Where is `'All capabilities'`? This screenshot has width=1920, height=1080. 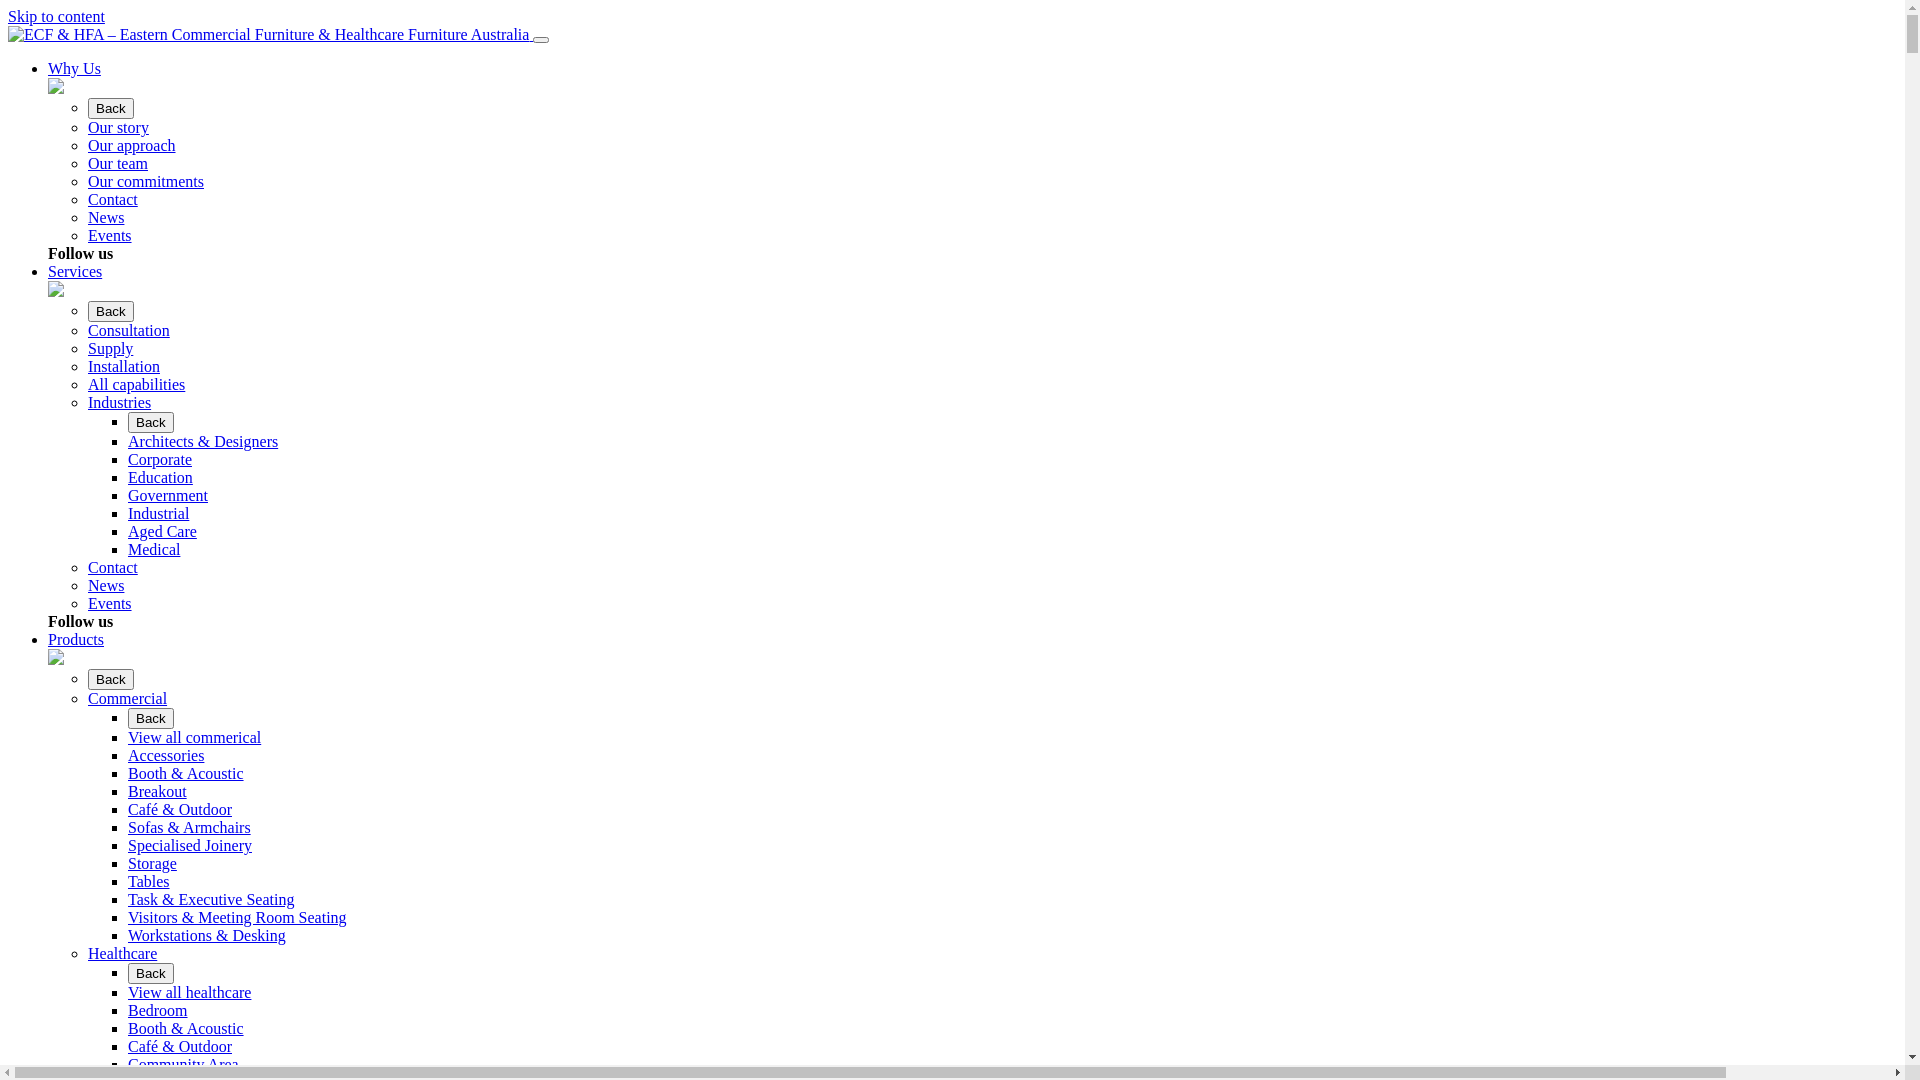
'All capabilities' is located at coordinates (135, 384).